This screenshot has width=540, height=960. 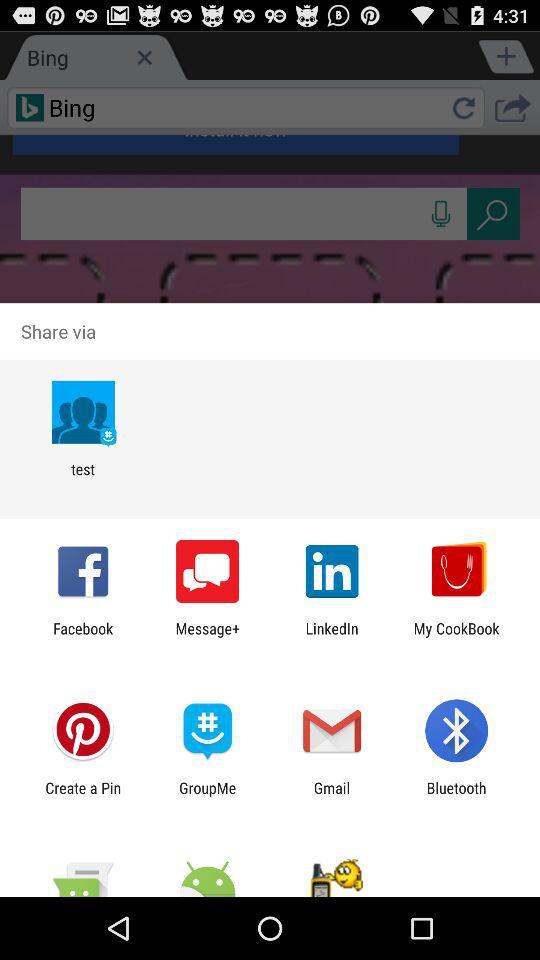 I want to click on app next to message+ item, so click(x=332, y=636).